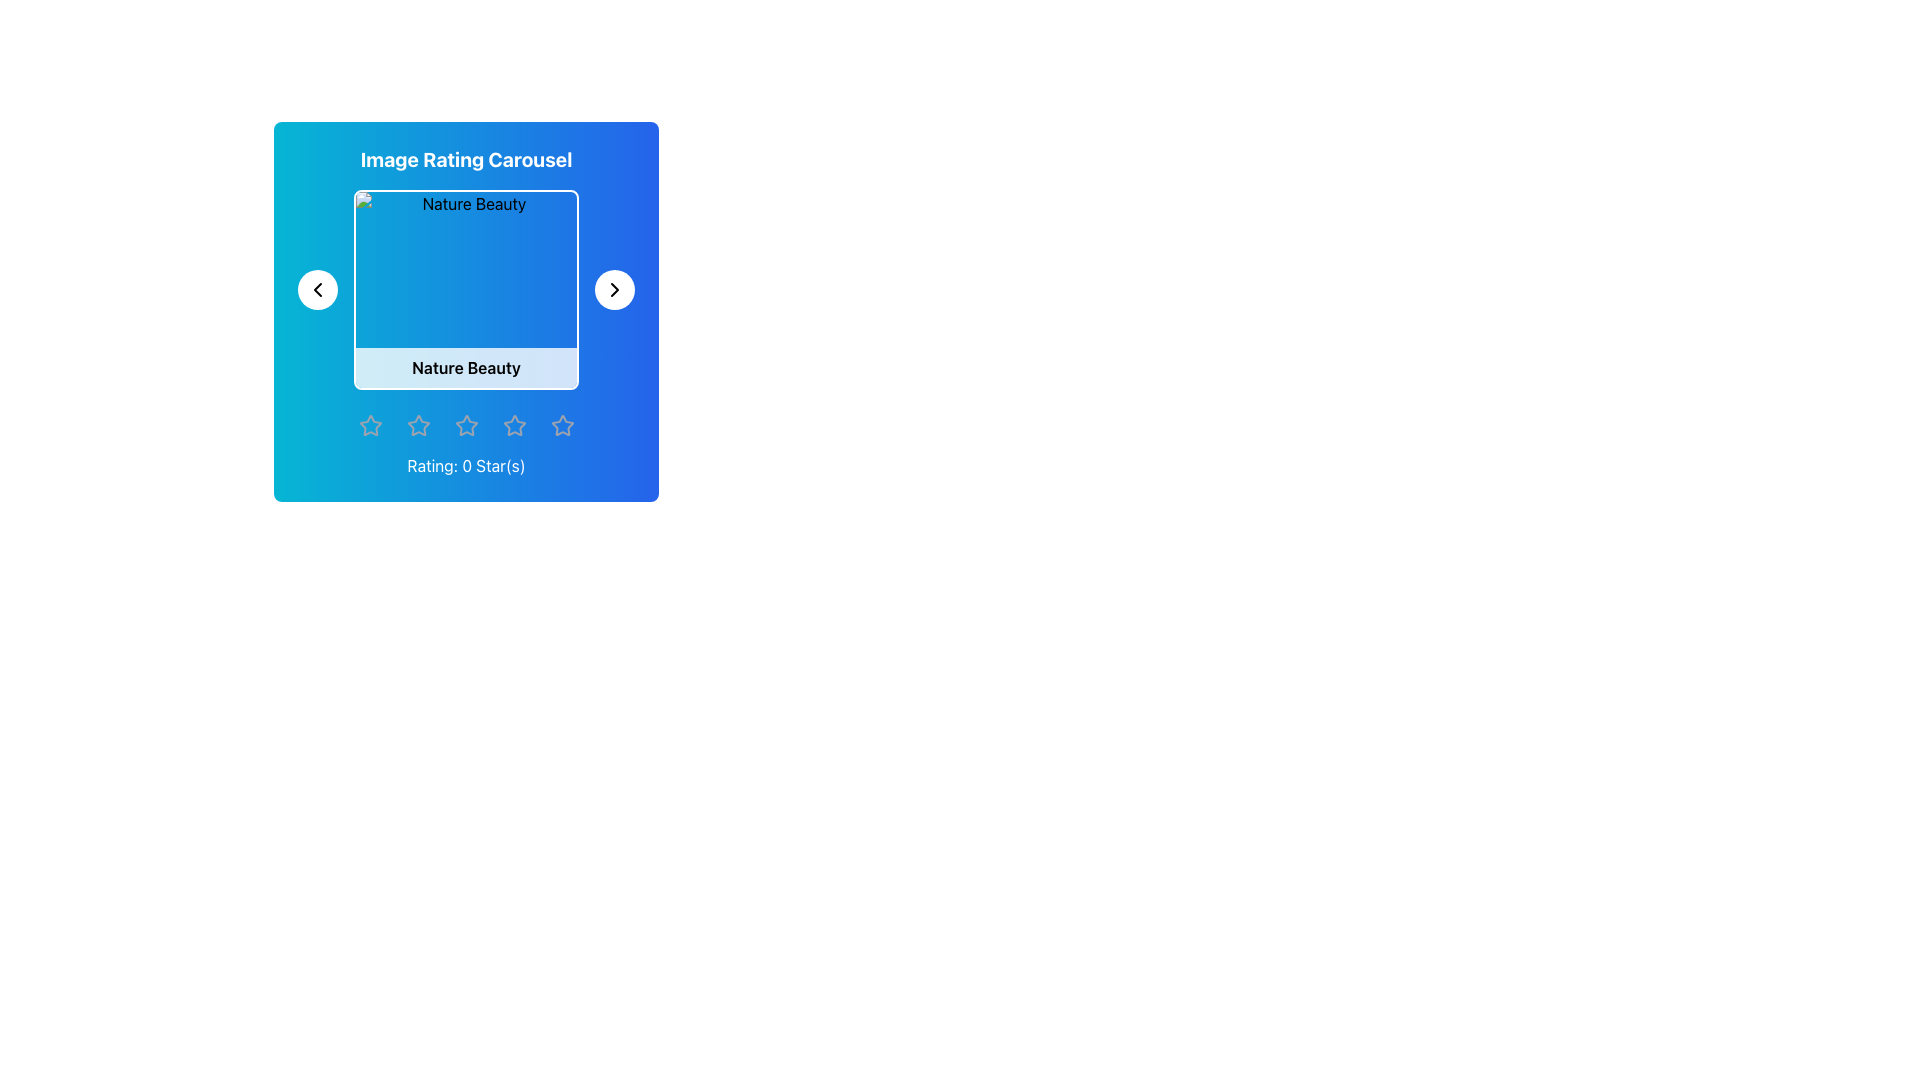  Describe the element at coordinates (514, 424) in the screenshot. I see `the third star-shaped icon in the row of five stars in the 'Image Rating Carousel' section` at that location.